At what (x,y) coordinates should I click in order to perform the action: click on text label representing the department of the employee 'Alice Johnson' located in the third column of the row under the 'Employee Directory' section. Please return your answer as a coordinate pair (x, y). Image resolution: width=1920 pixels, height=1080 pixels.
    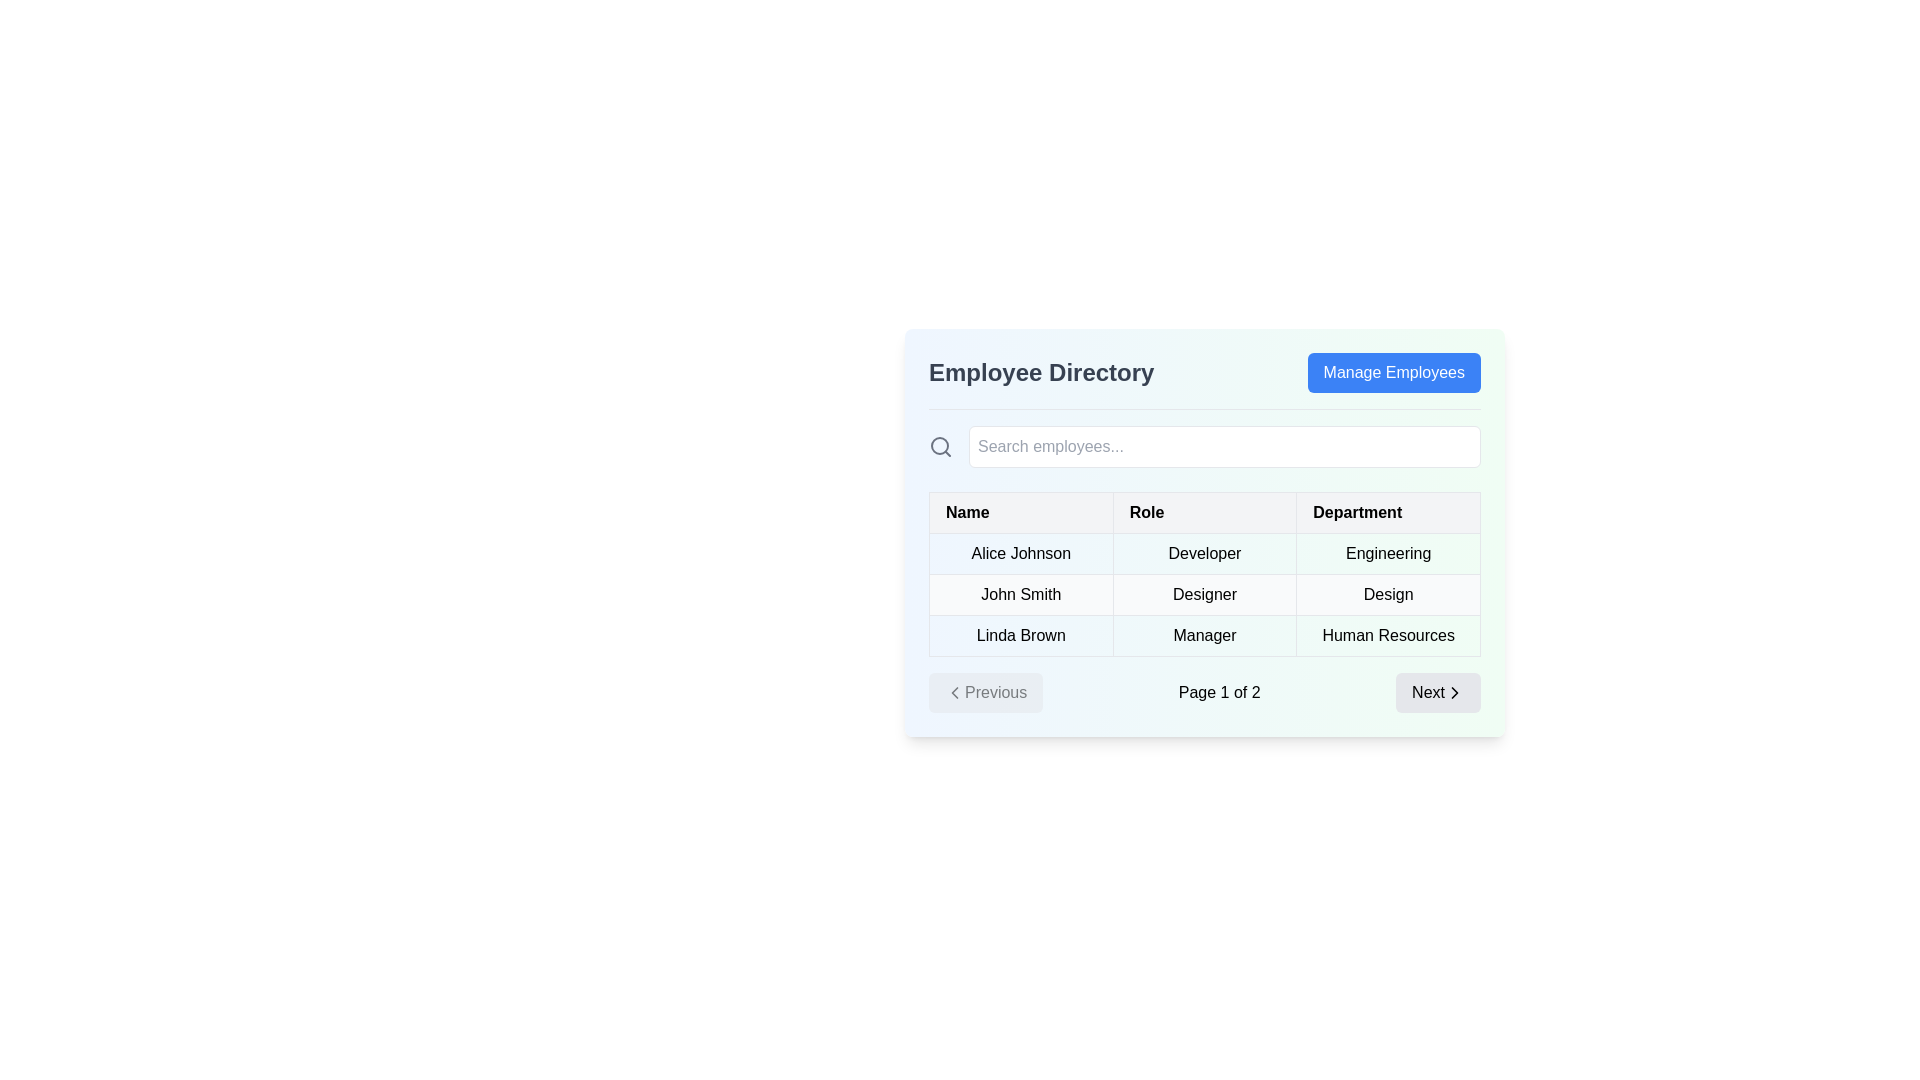
    Looking at the image, I should click on (1387, 554).